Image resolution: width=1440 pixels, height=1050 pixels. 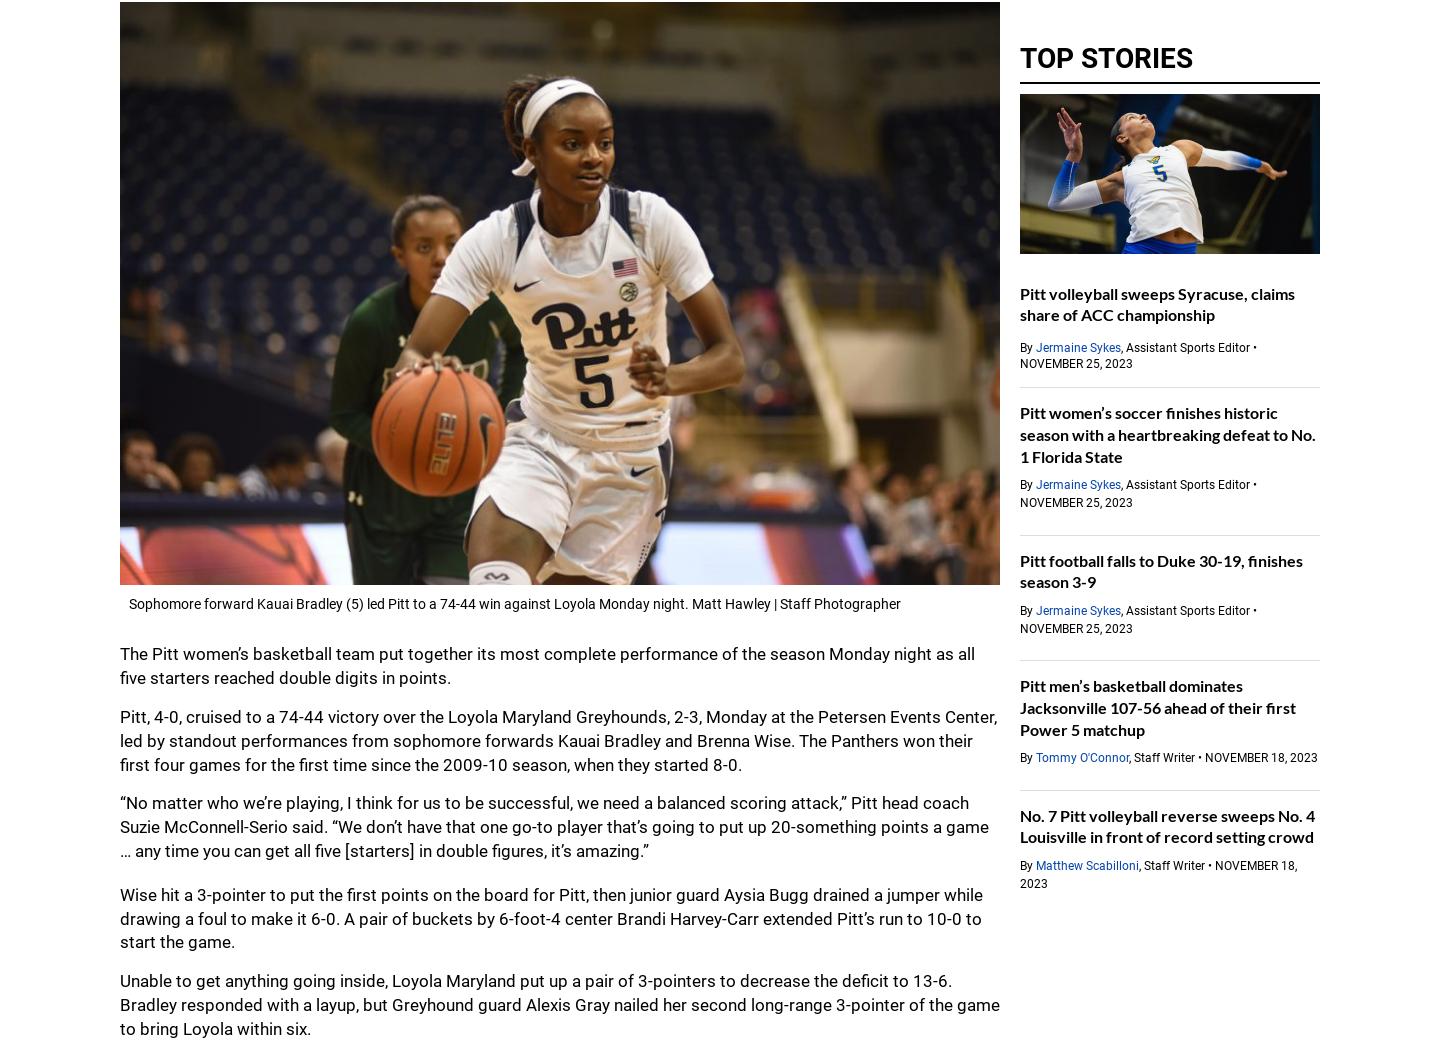 I want to click on 'Wise hit a 3-pointer to put the first points on the board for Pitt, then junior guard Aysia Bugg drained a jumper while drawing a foul to make it 6-0. A pair of buckets by 6-foot-4 center Brandi Harvey-Carr extended Pitt’s run to 10-0 to start the game.', so click(x=551, y=918).